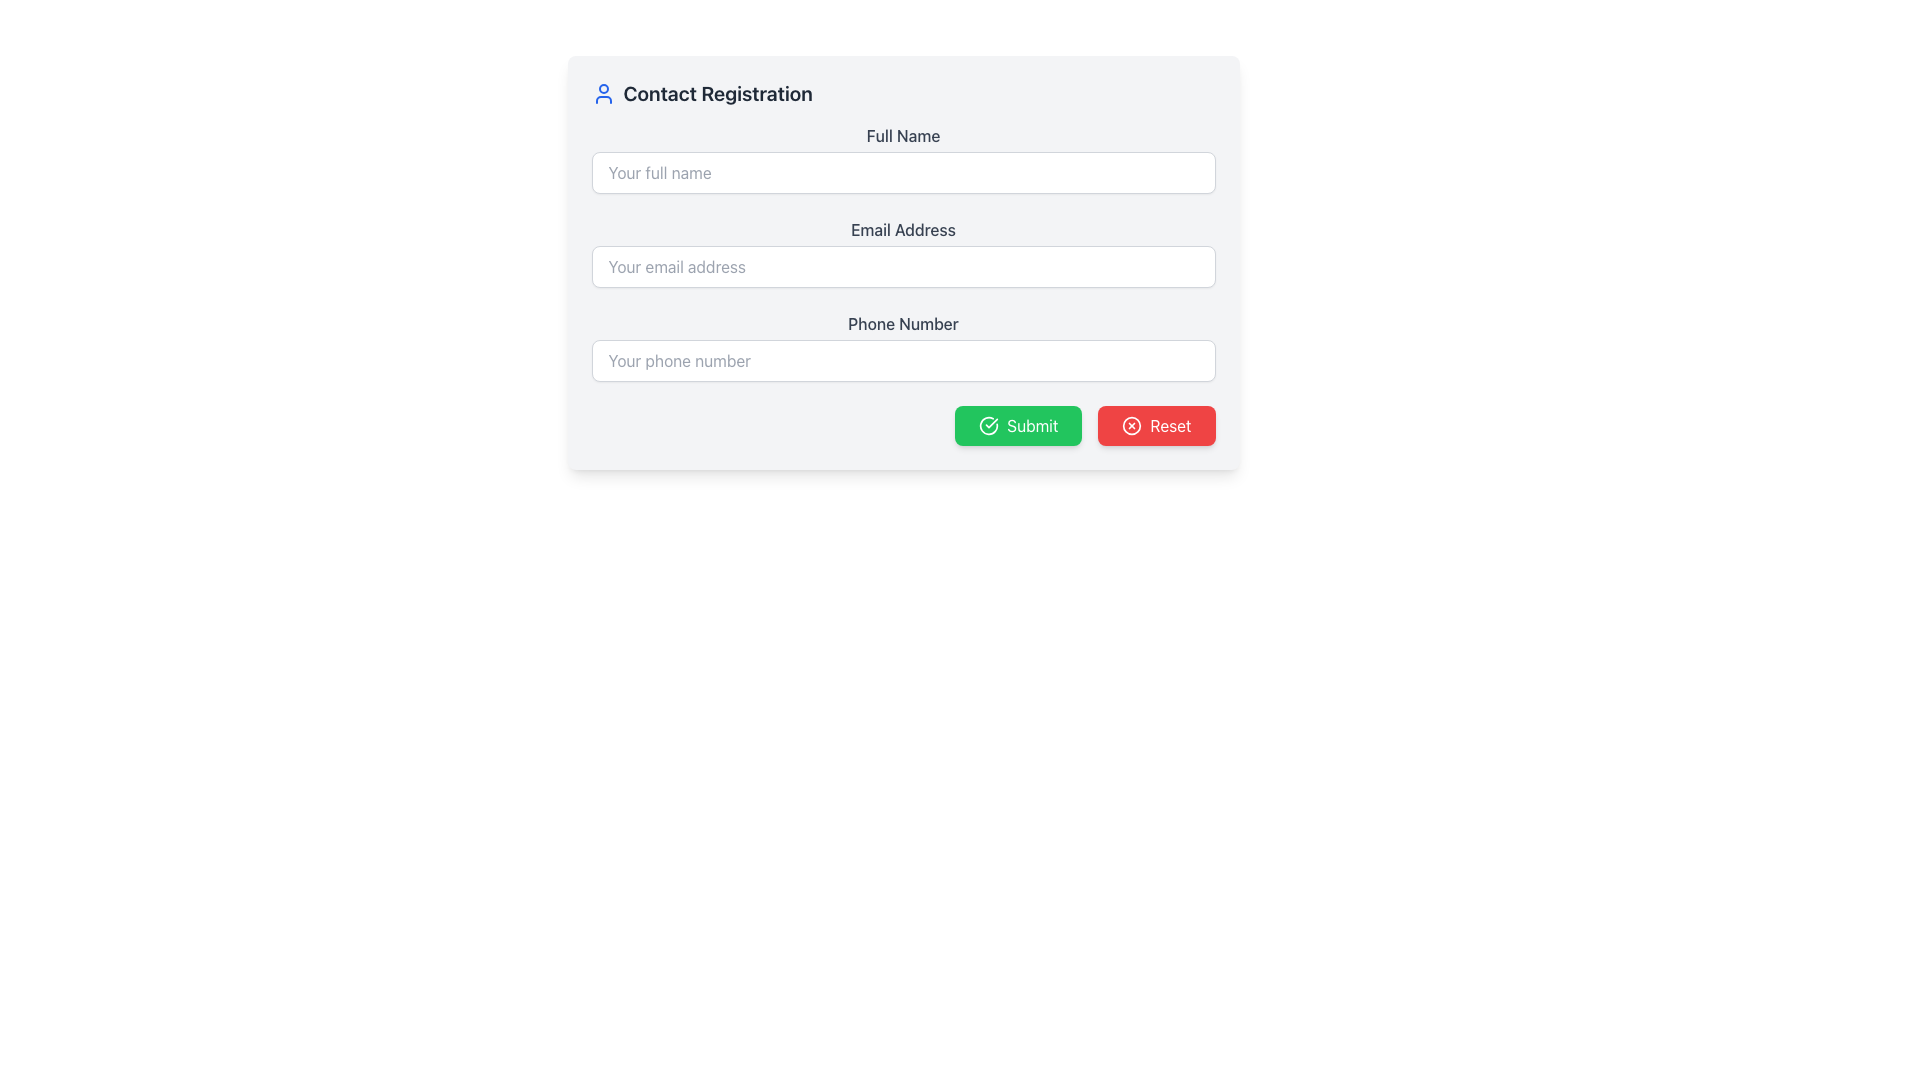  What do you see at coordinates (1018, 424) in the screenshot?
I see `the submission button located in the bottom-right section of the card layout, positioned to the left of the red 'Reset' button` at bounding box center [1018, 424].